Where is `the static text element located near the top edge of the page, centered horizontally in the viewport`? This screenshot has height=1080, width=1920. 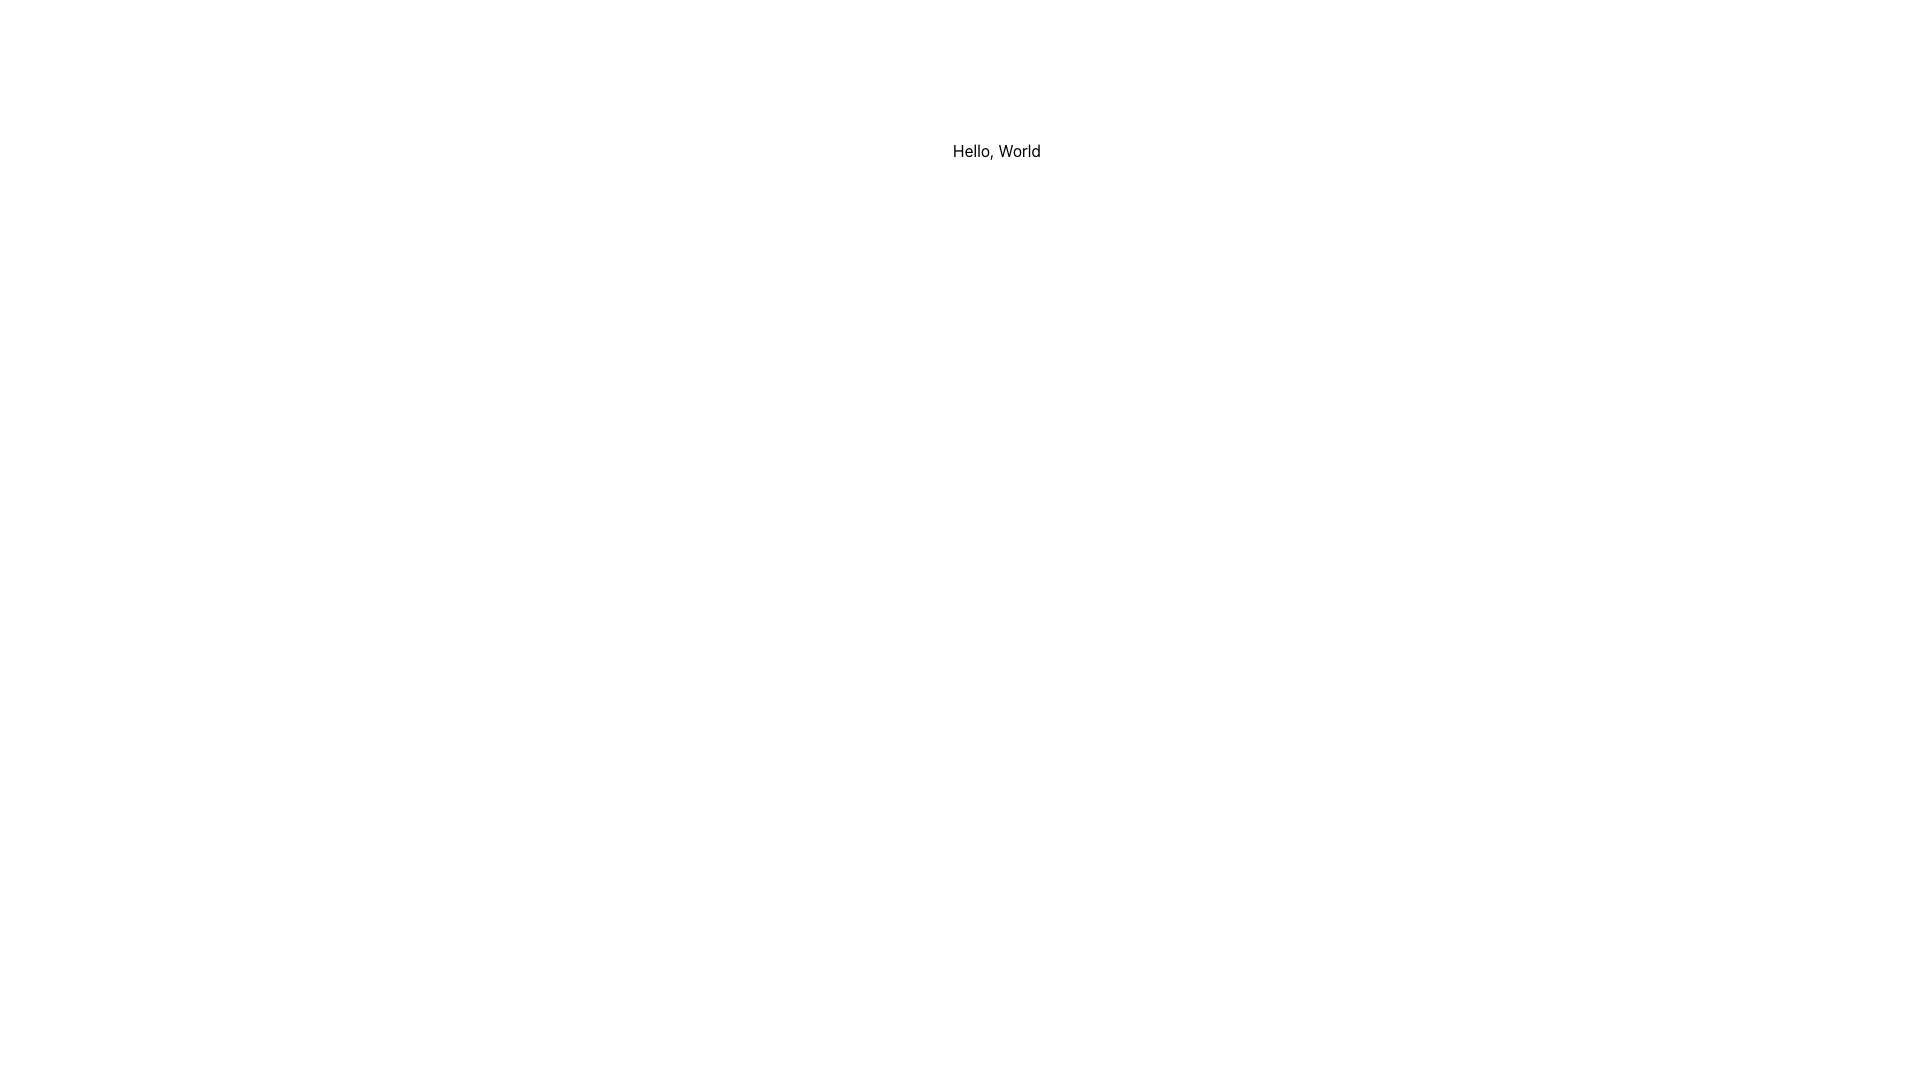 the static text element located near the top edge of the page, centered horizontally in the viewport is located at coordinates (997, 149).